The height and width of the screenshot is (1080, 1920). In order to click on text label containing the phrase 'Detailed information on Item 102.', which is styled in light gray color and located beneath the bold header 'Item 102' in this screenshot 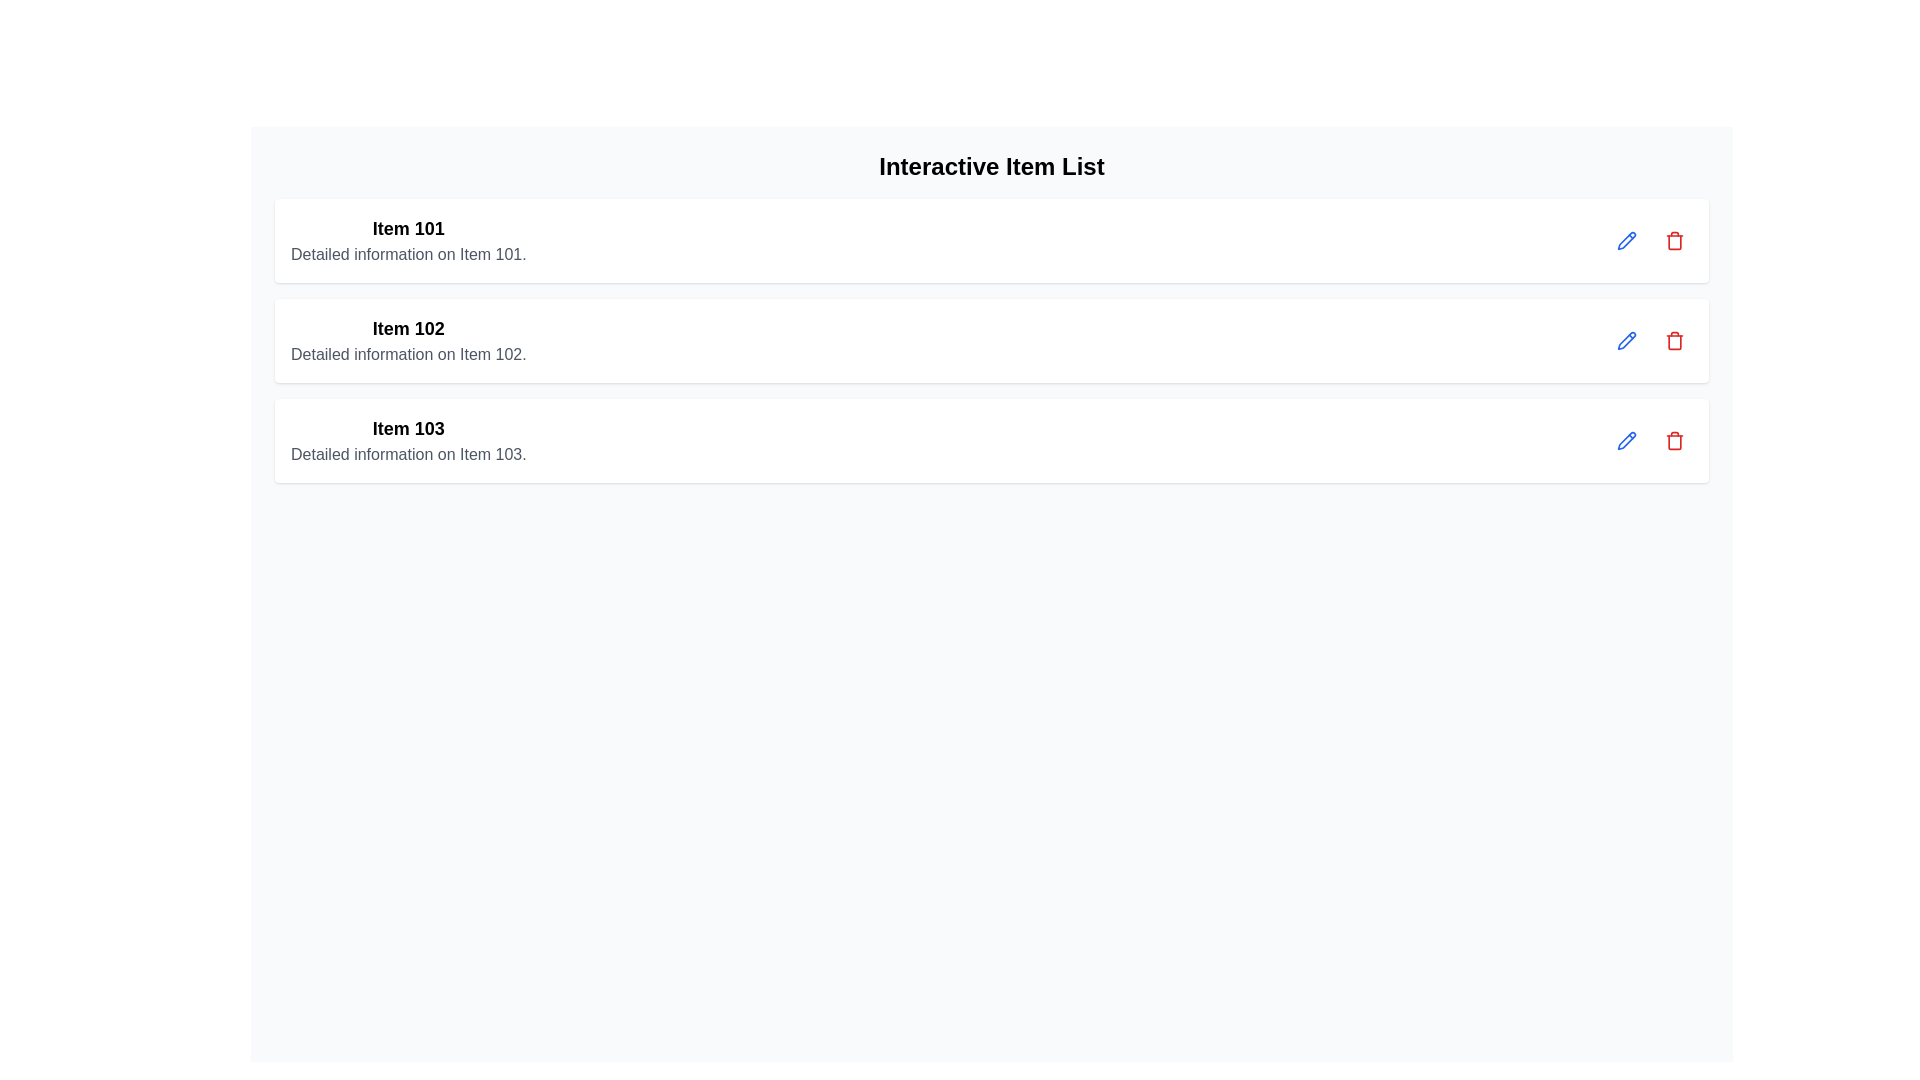, I will do `click(407, 353)`.